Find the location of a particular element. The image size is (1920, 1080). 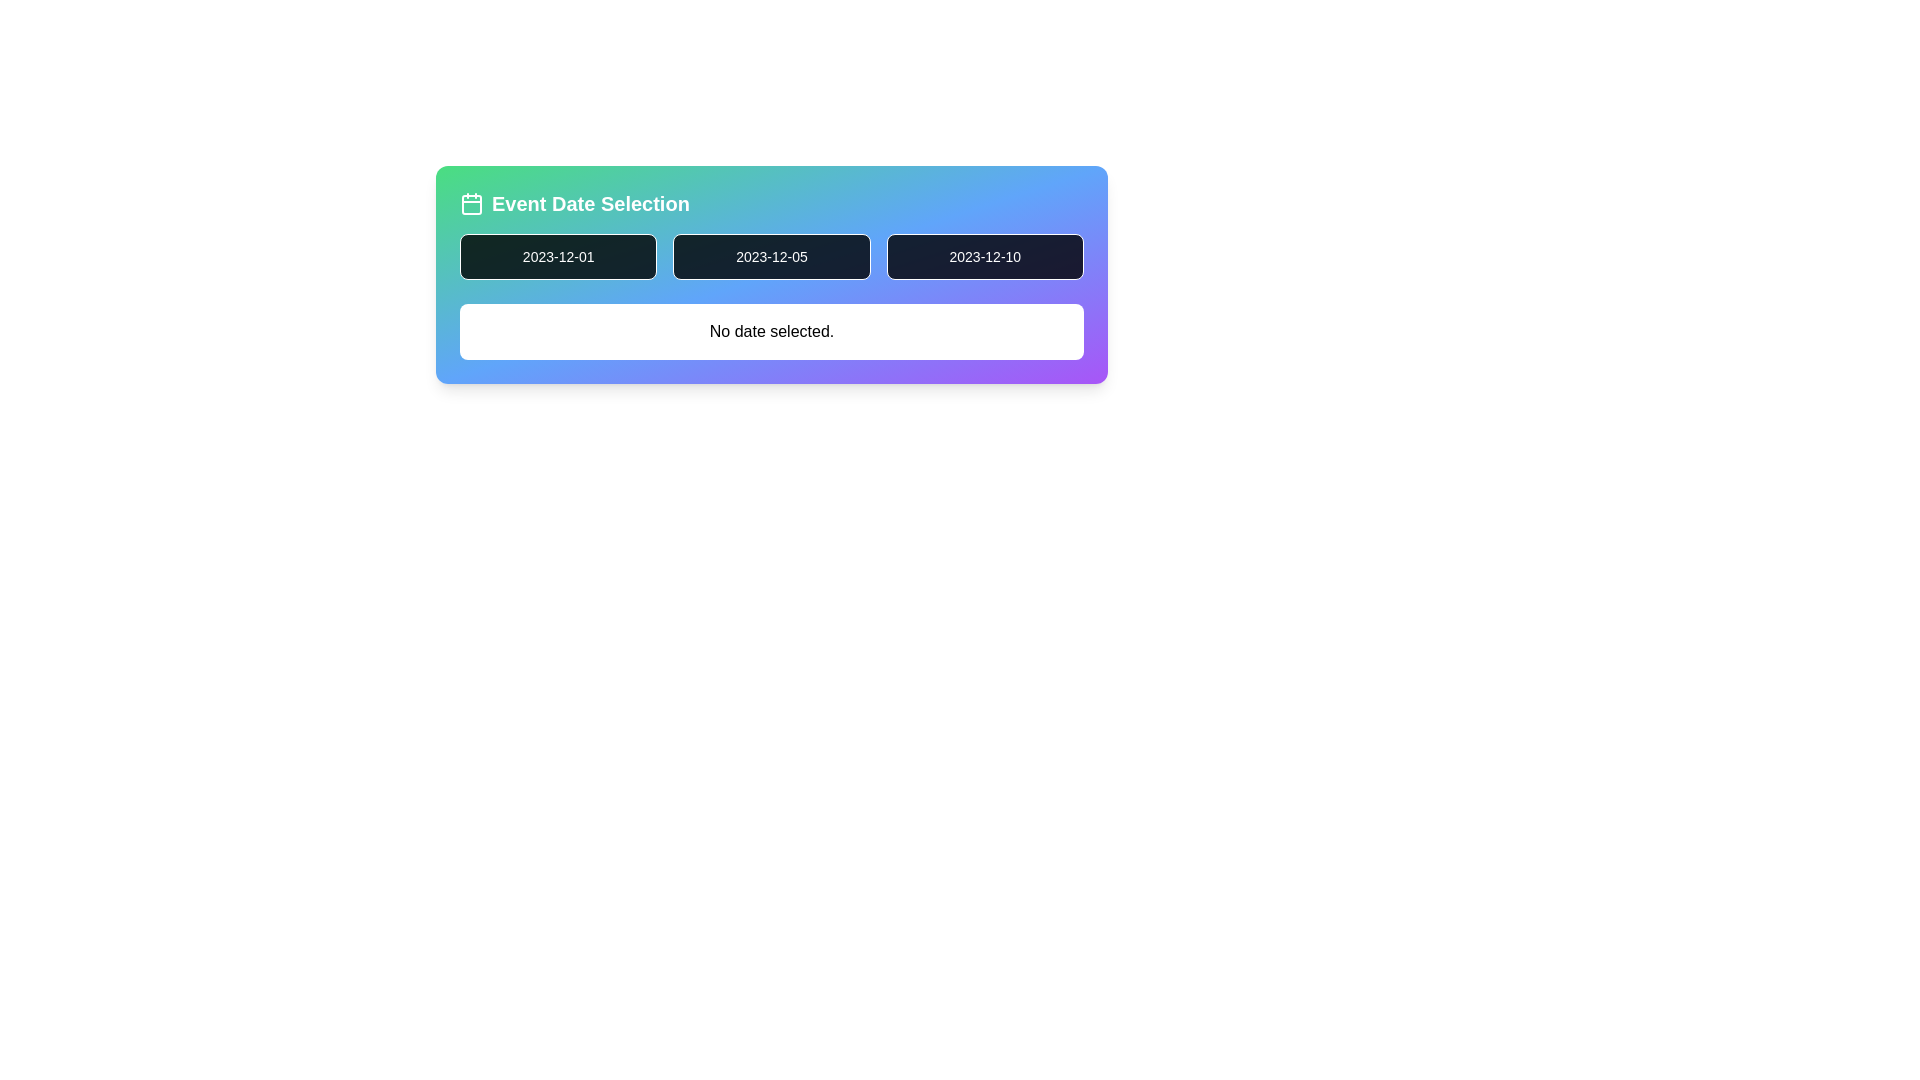

the first button in the 'Event Date Selection' section to trigger a visual effect is located at coordinates (558, 256).